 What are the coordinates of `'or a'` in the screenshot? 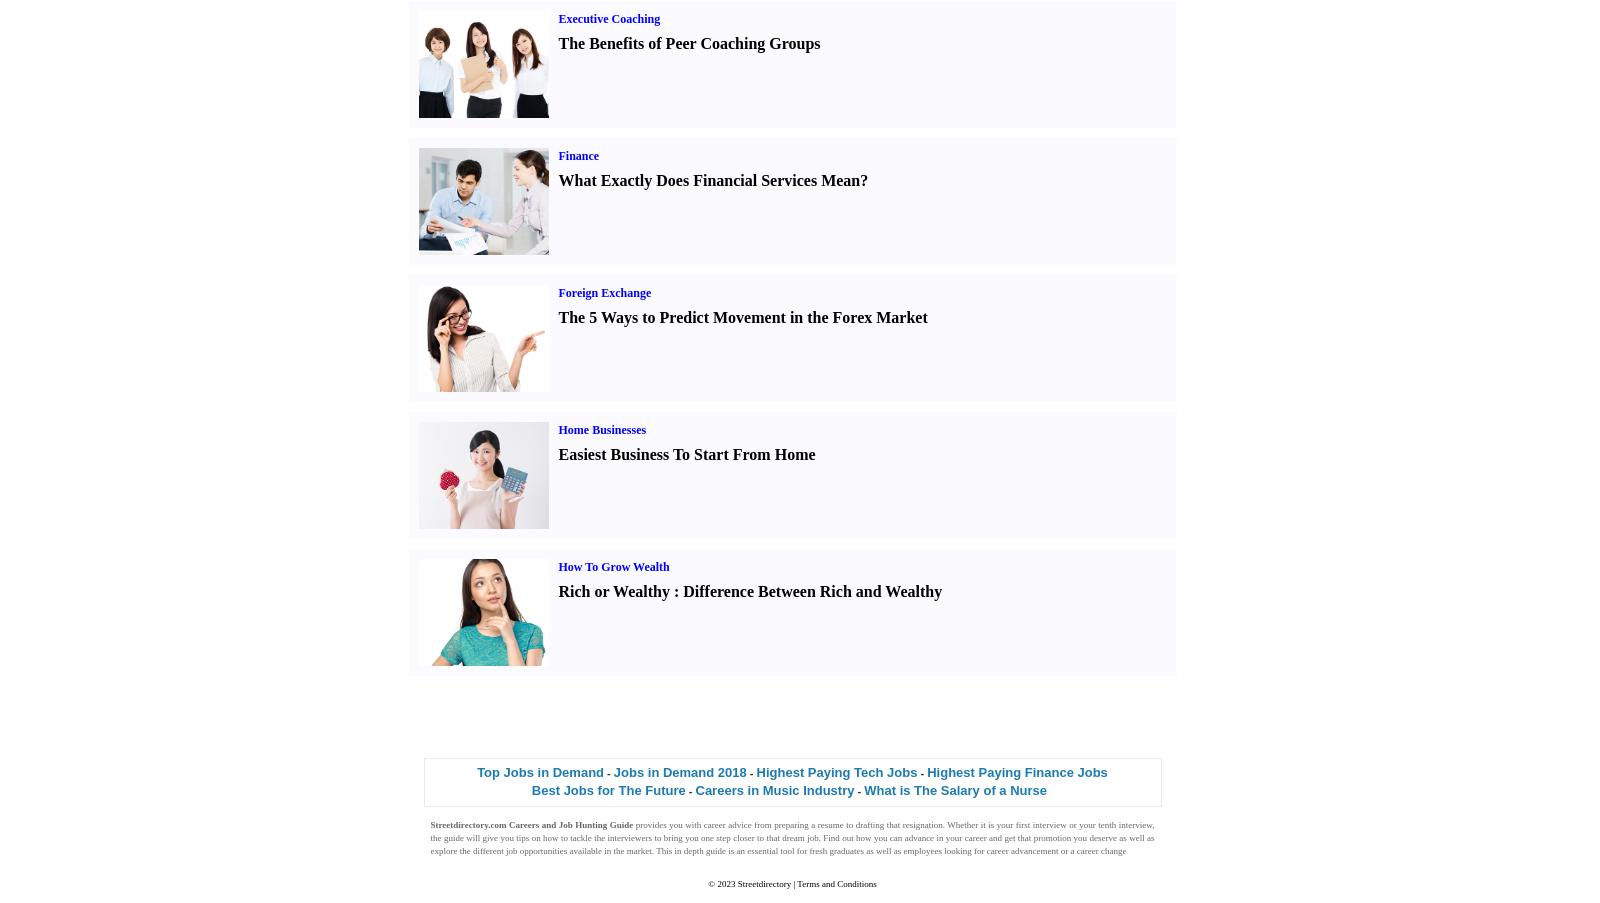 It's located at (1067, 849).